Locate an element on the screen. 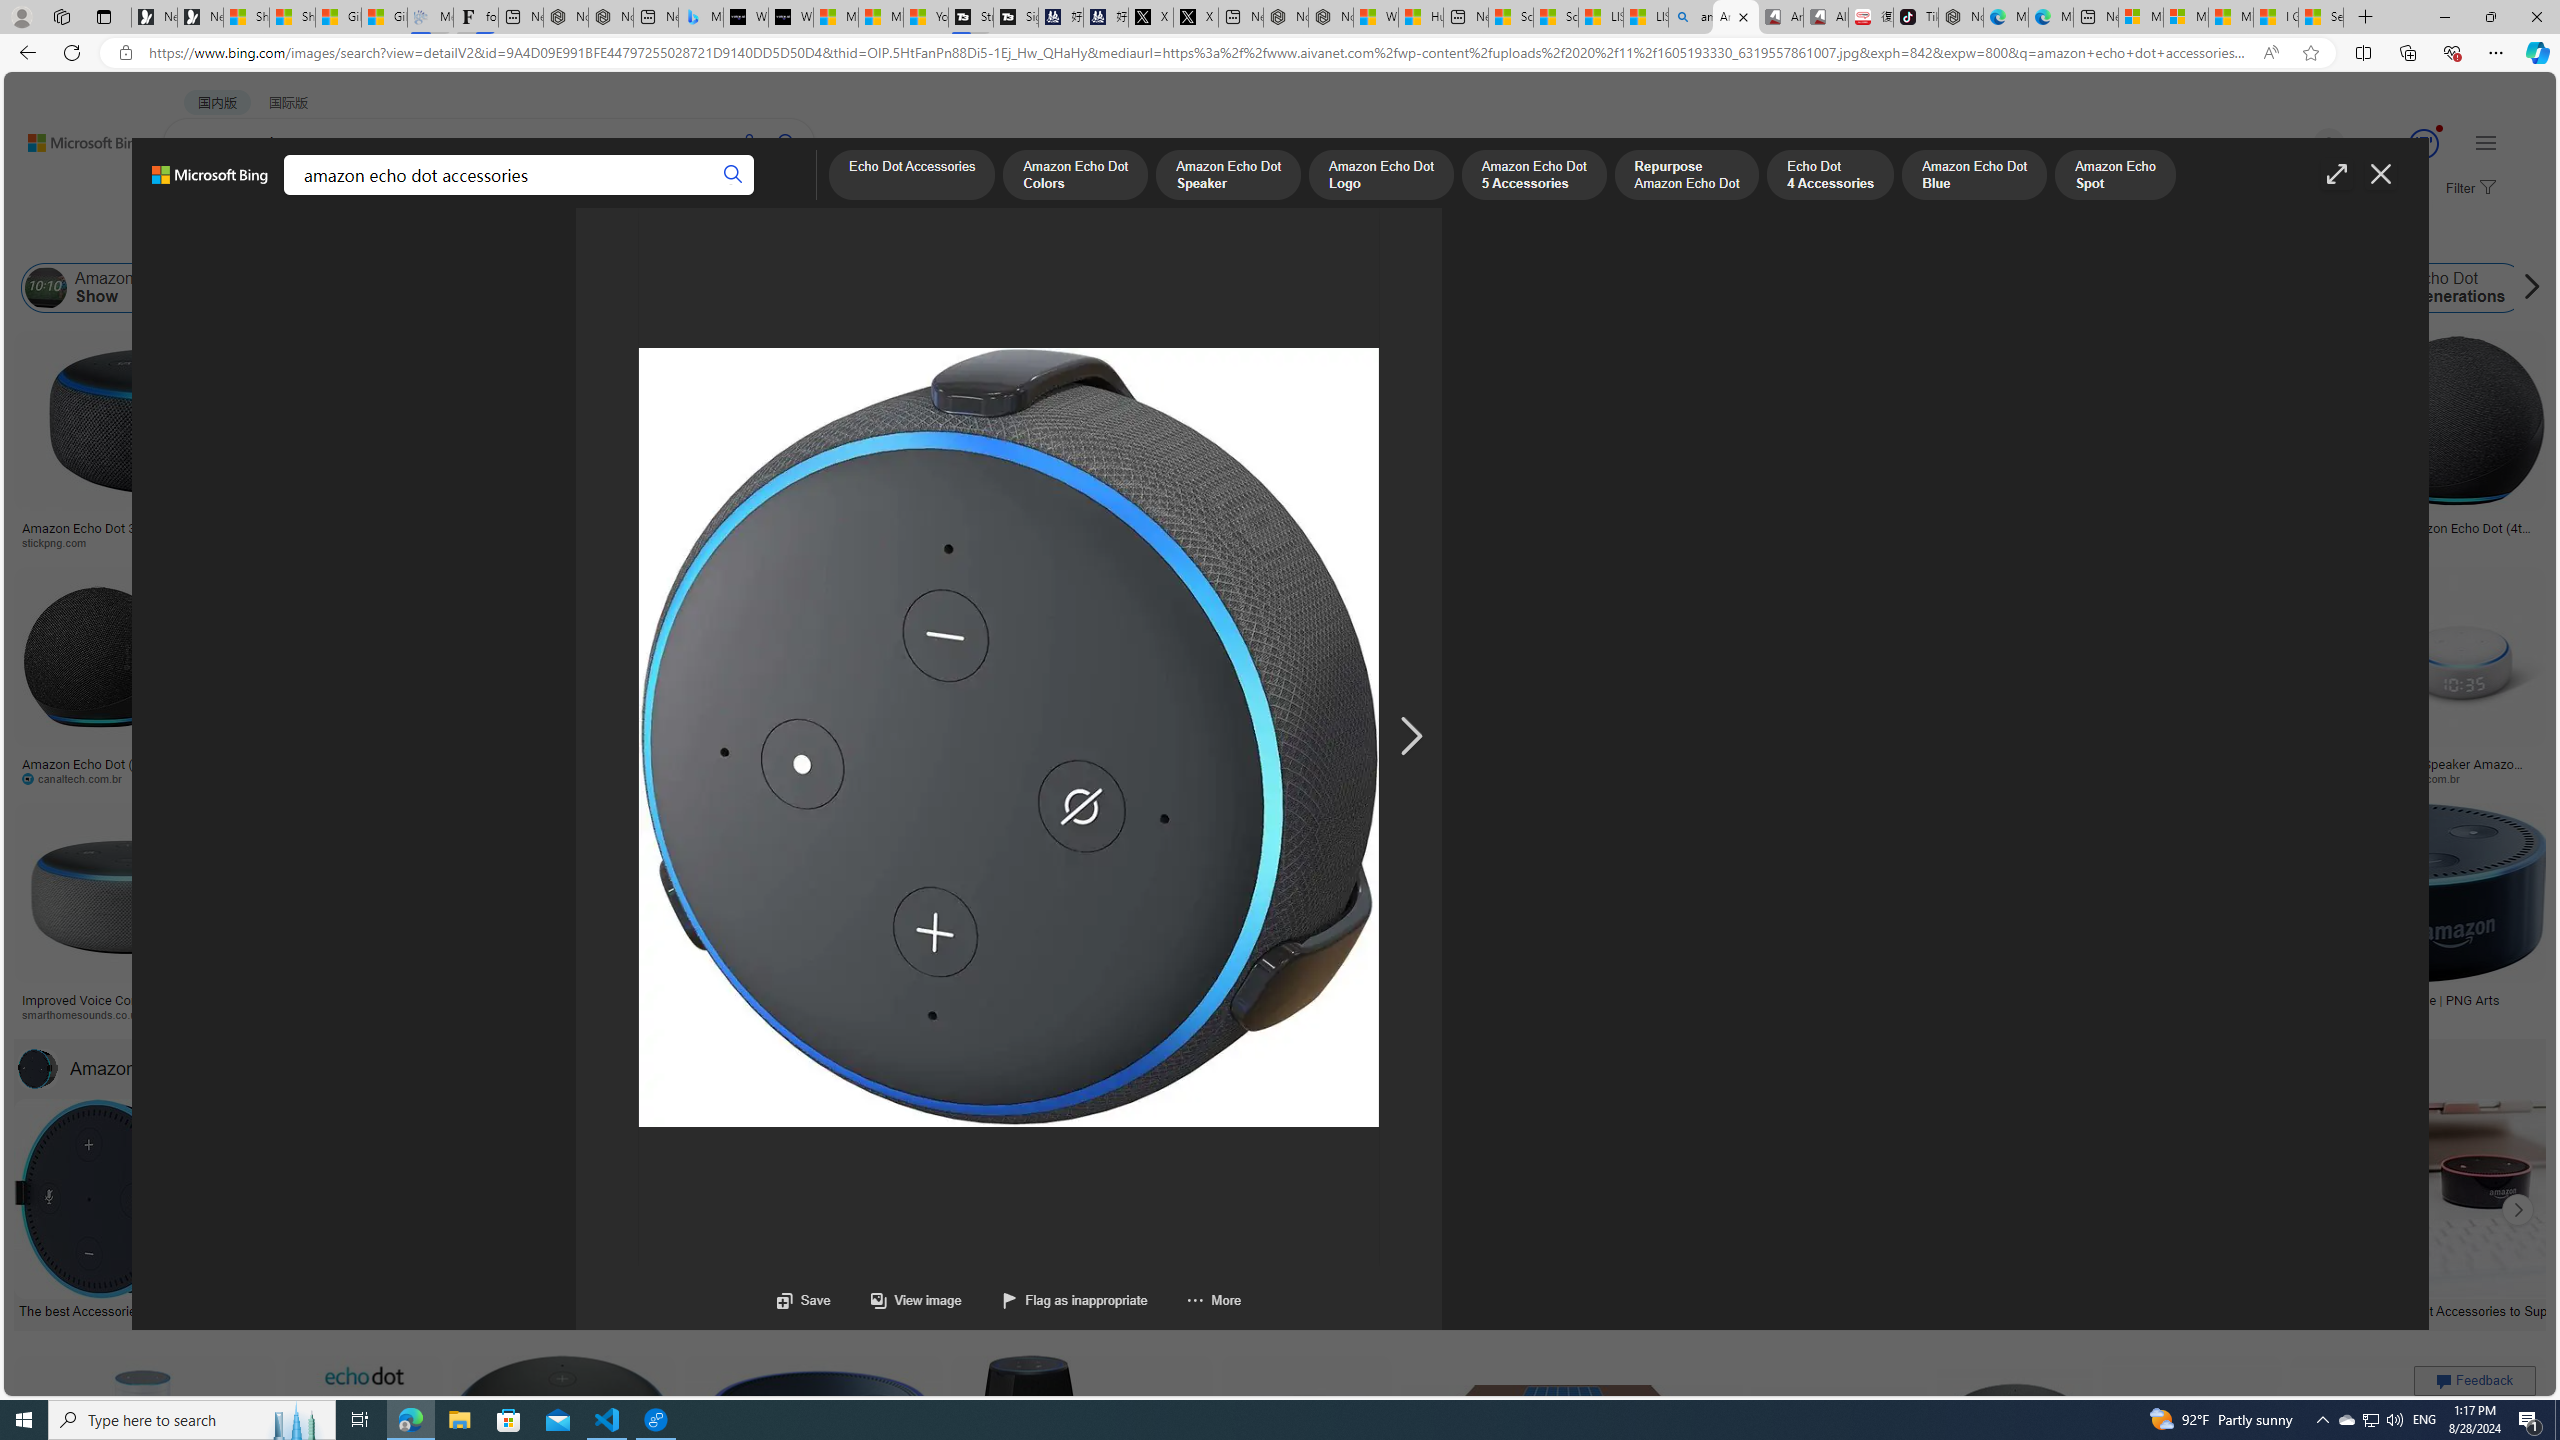 This screenshot has height=1440, width=2560. 'Huge shark washes ashore at New York City beach | Watch' is located at coordinates (1419, 16).